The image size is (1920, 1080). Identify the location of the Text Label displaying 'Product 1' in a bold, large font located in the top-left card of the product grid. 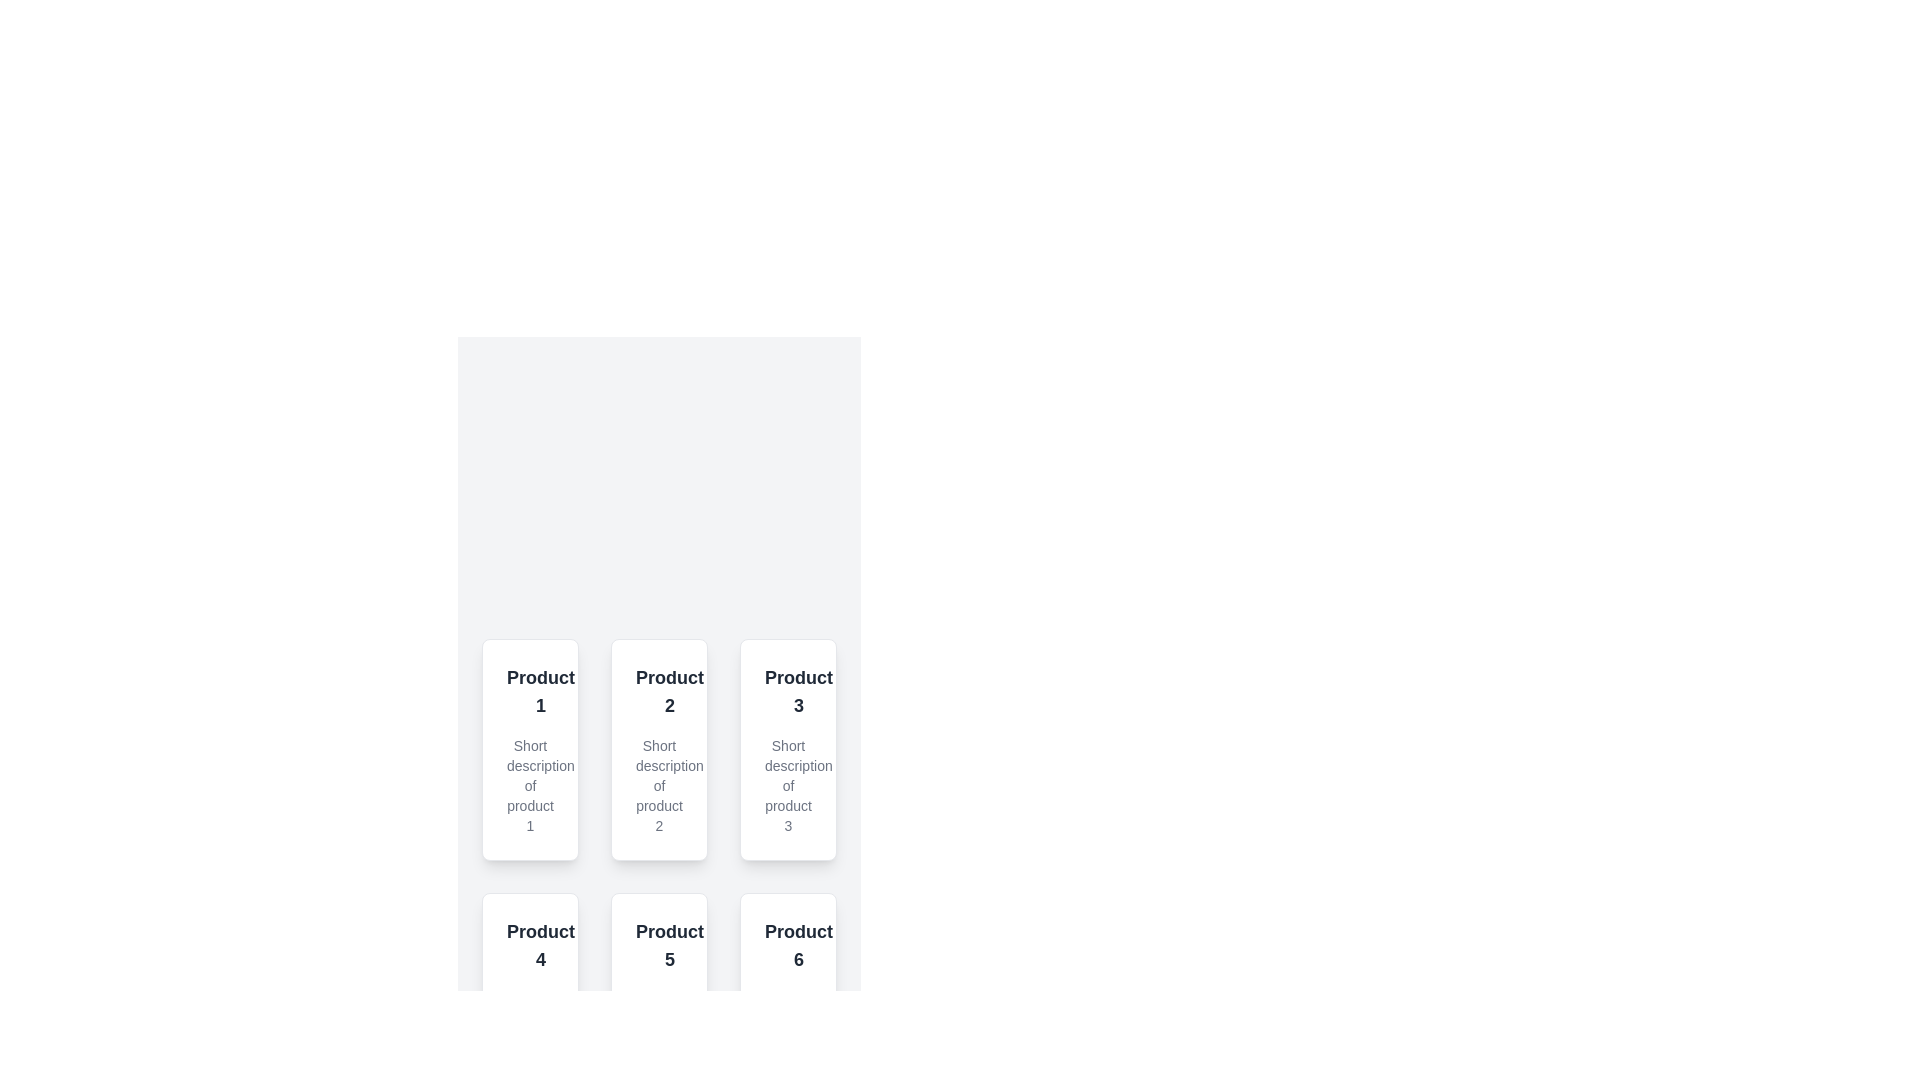
(541, 690).